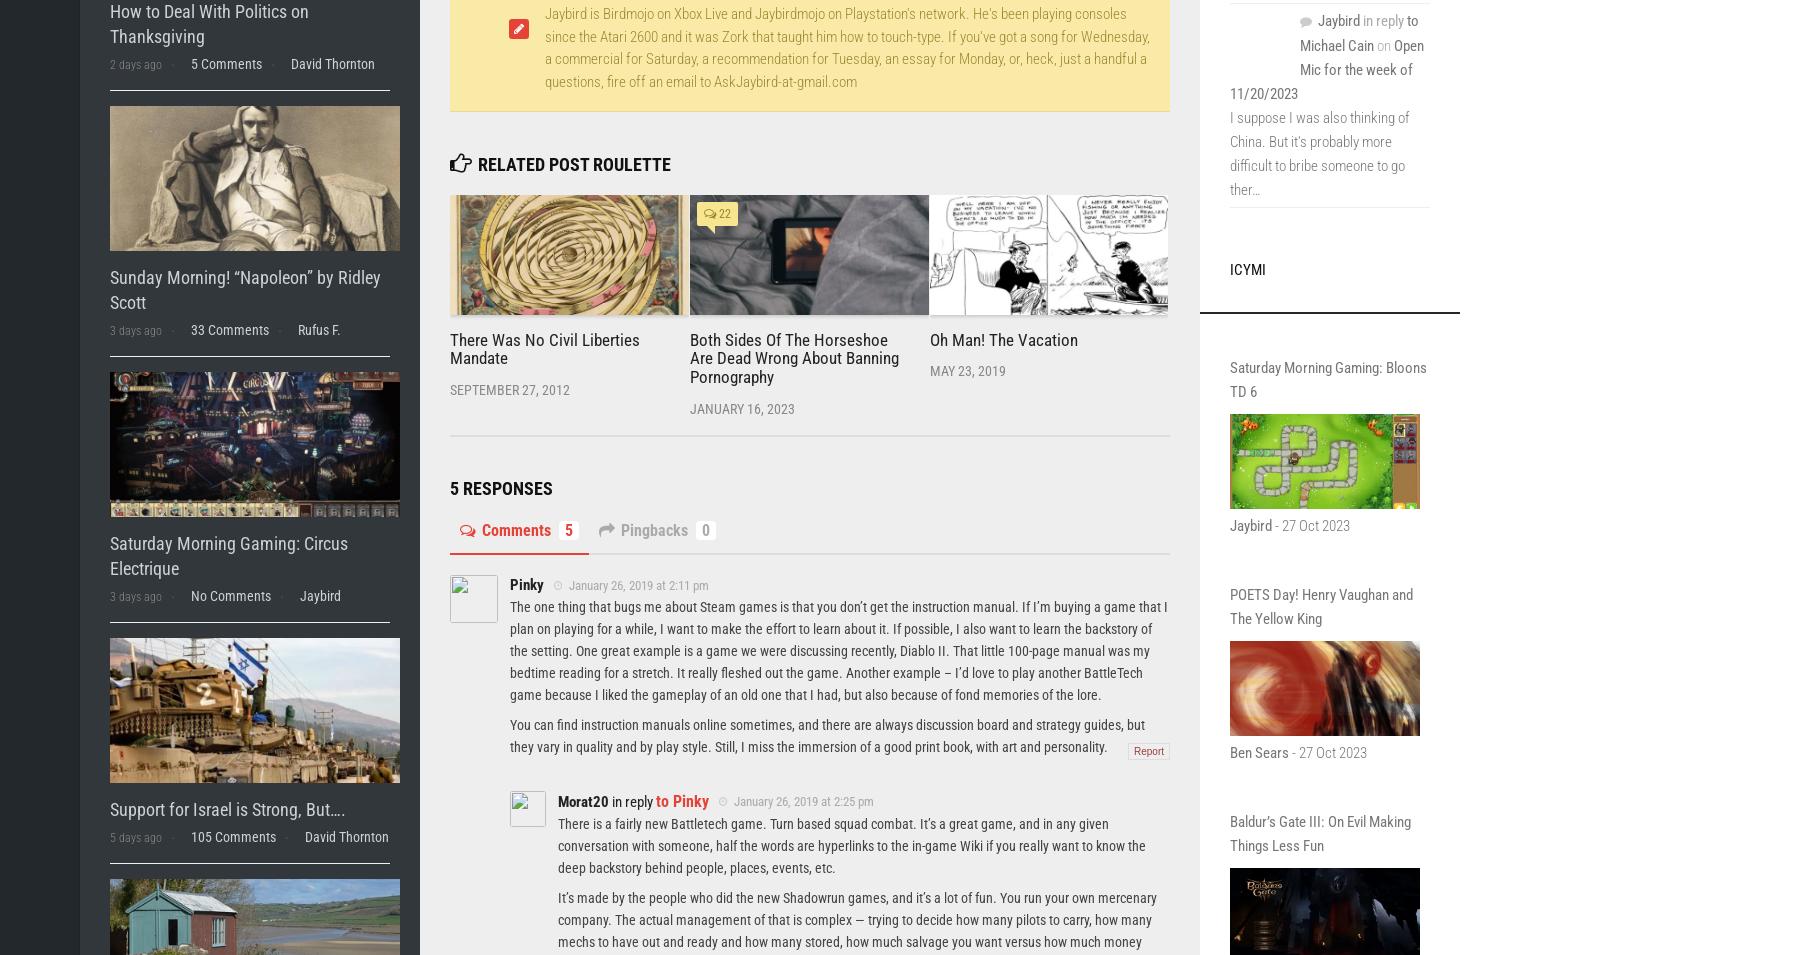 The height and width of the screenshot is (955, 1800). What do you see at coordinates (851, 844) in the screenshot?
I see `'There is a fairly new Battletech game. Turn based squad combat. It’s a great game, and in any given conversation with someone, half the words are hyperlinks to the in-game Wiki if you really want to know the deep backstory behind people, places, events, etc.'` at bounding box center [851, 844].